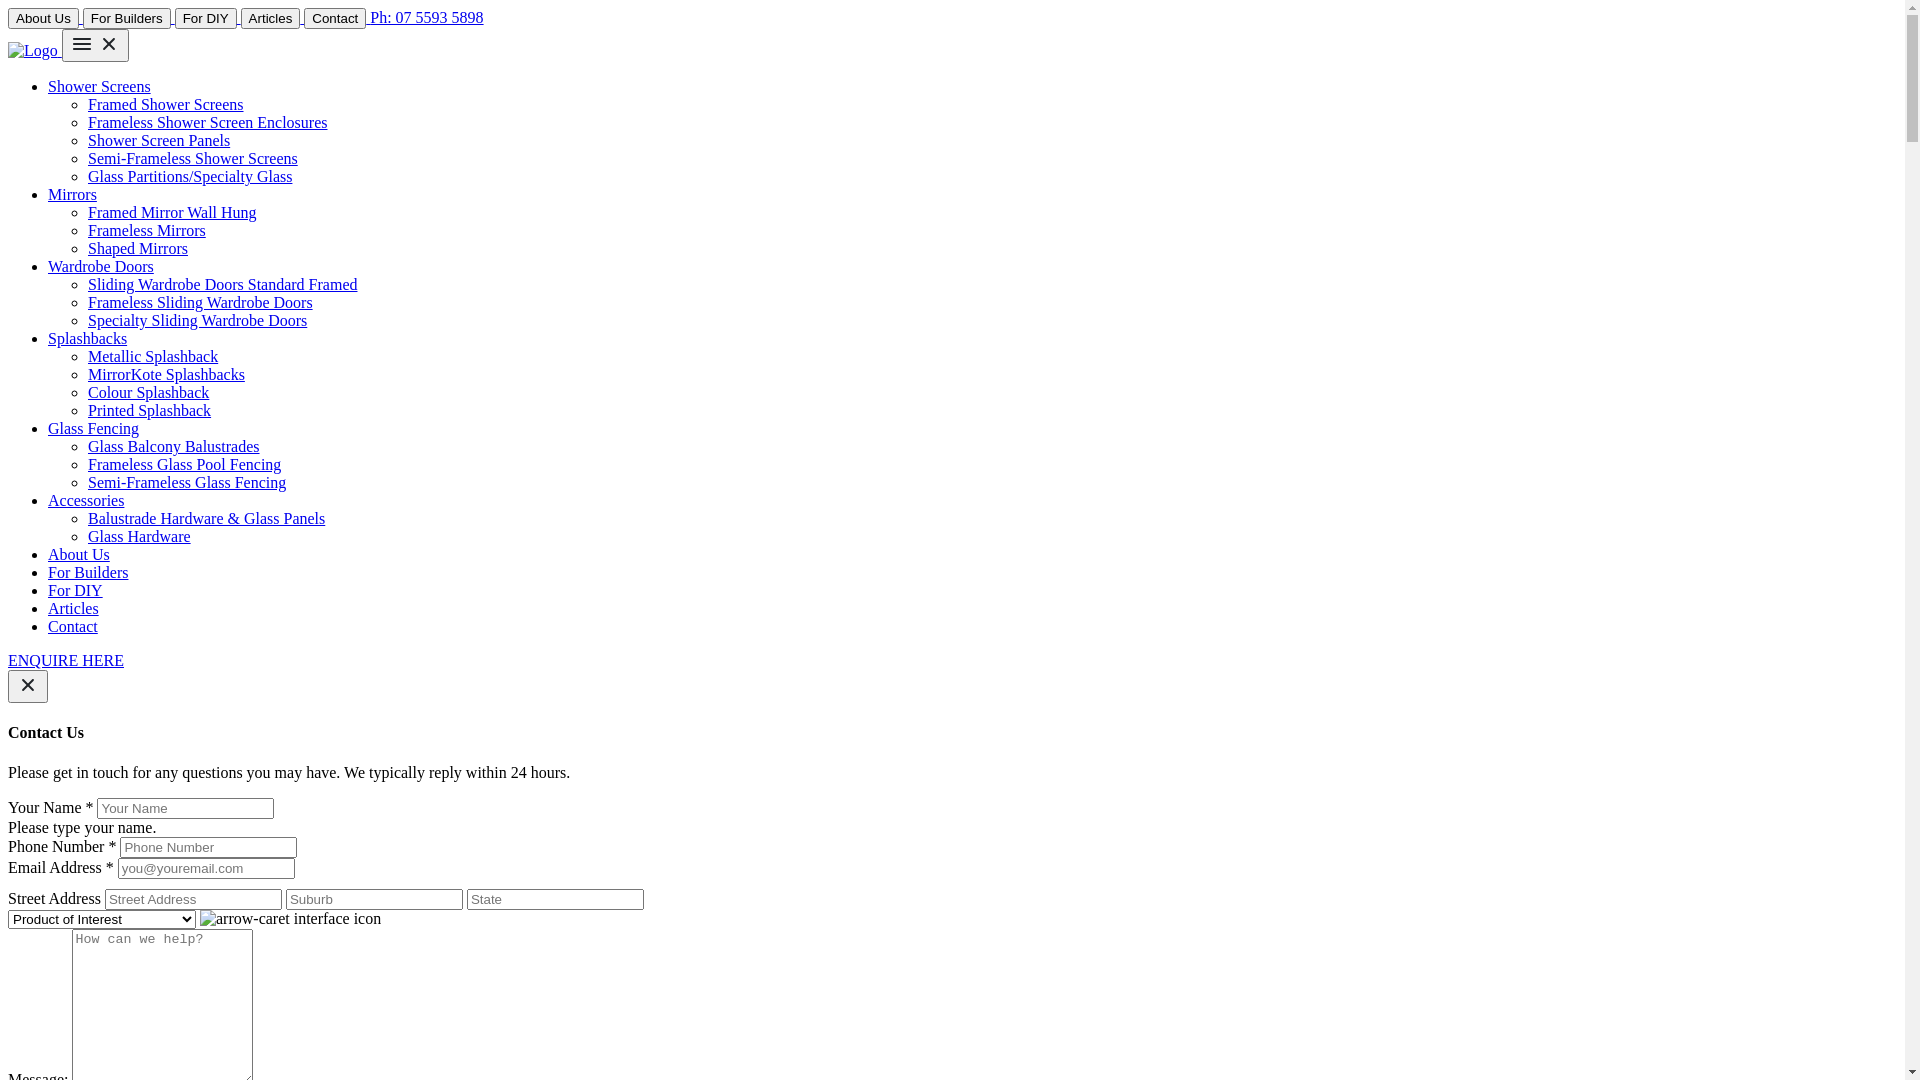 The image size is (1920, 1080). I want to click on 'For DIY', so click(75, 589).